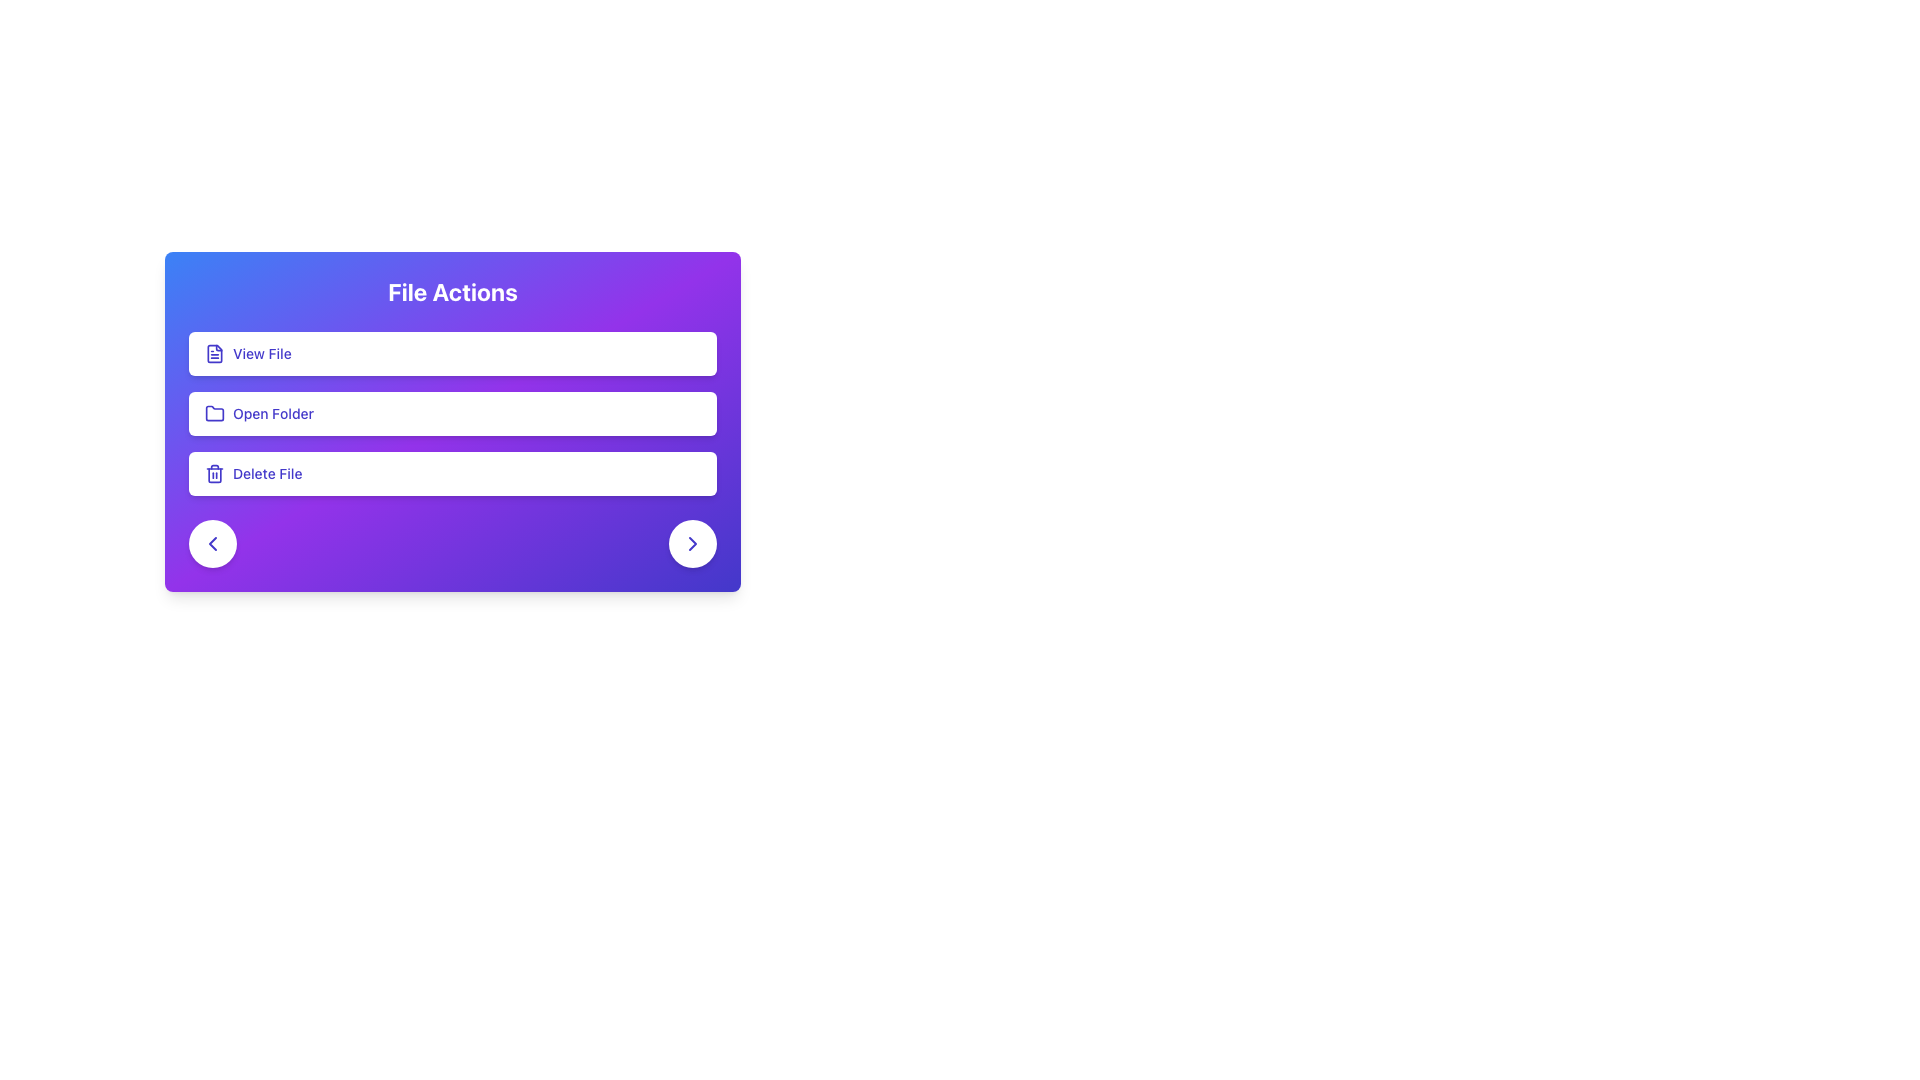  Describe the element at coordinates (215, 353) in the screenshot. I see `the 'View File' icon located` at that location.